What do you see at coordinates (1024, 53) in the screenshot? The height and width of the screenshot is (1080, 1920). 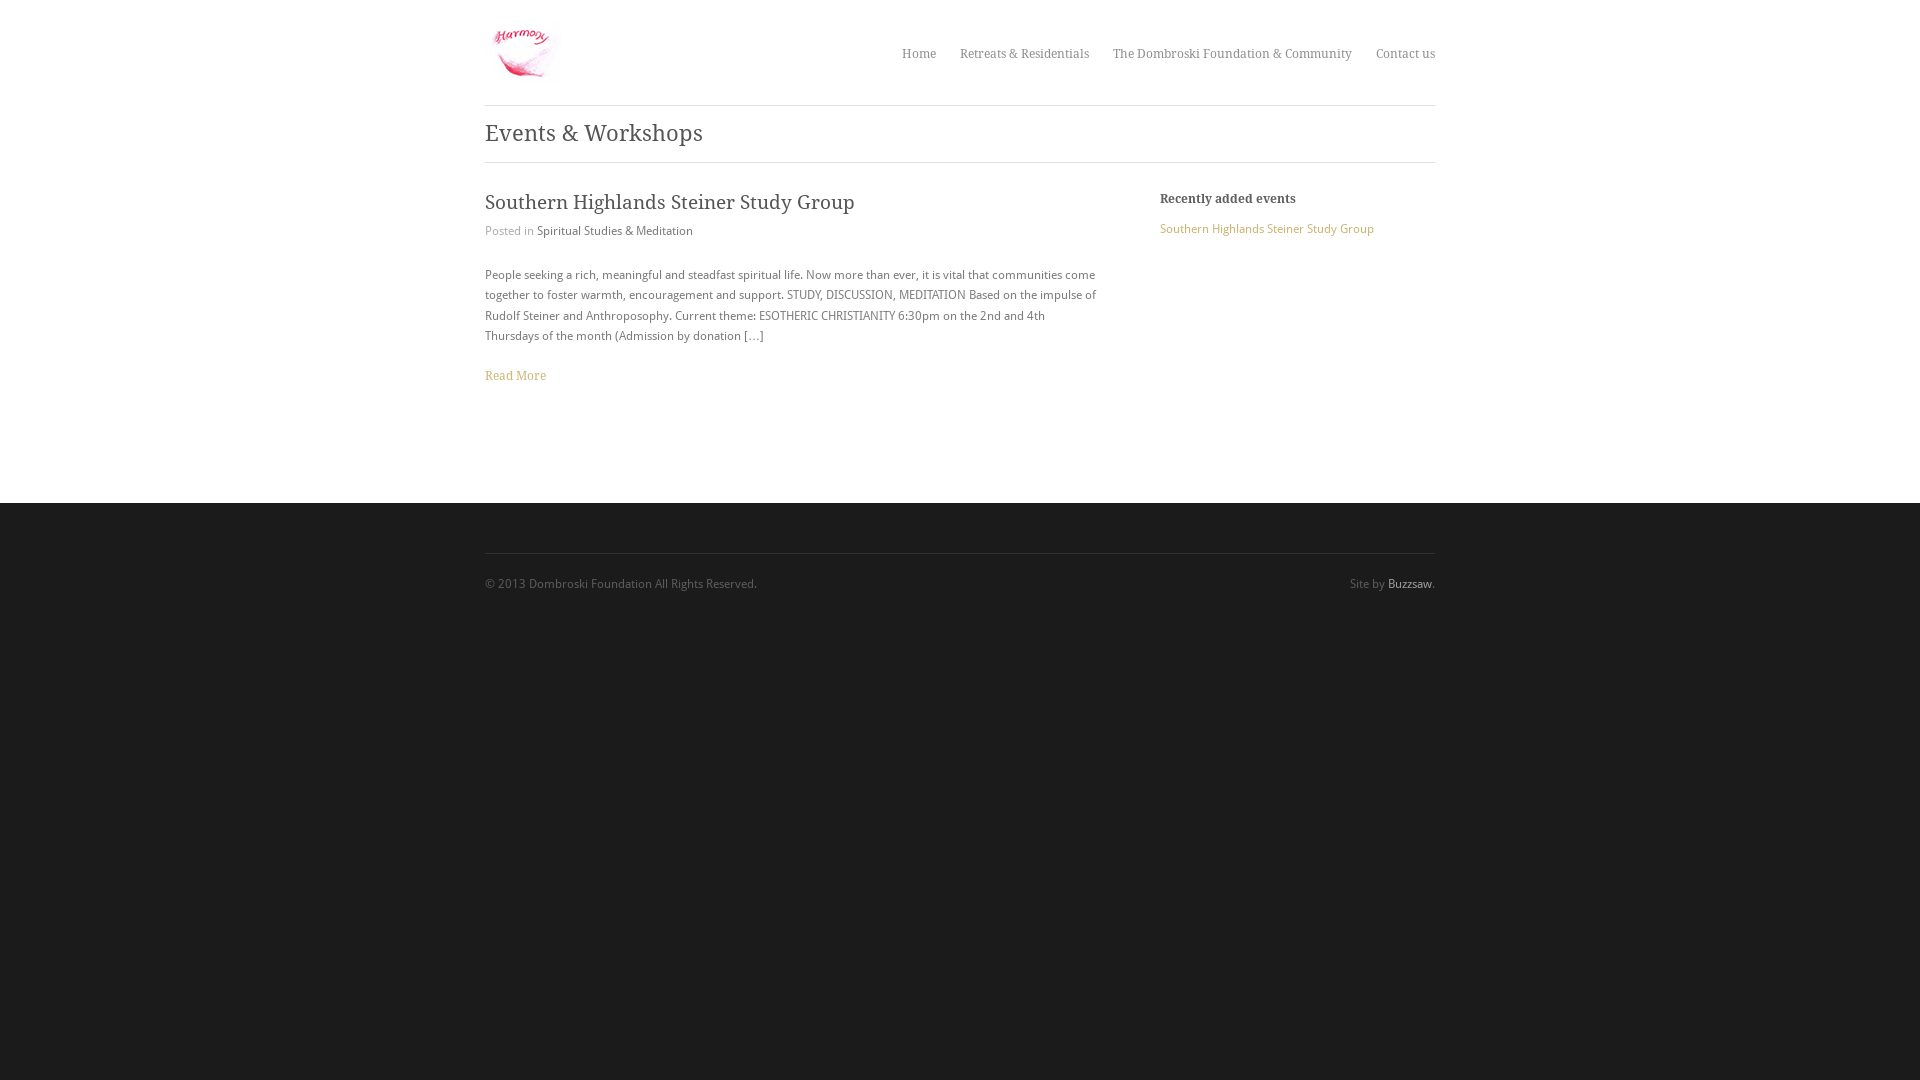 I see `'Retreats & Residentials'` at bounding box center [1024, 53].